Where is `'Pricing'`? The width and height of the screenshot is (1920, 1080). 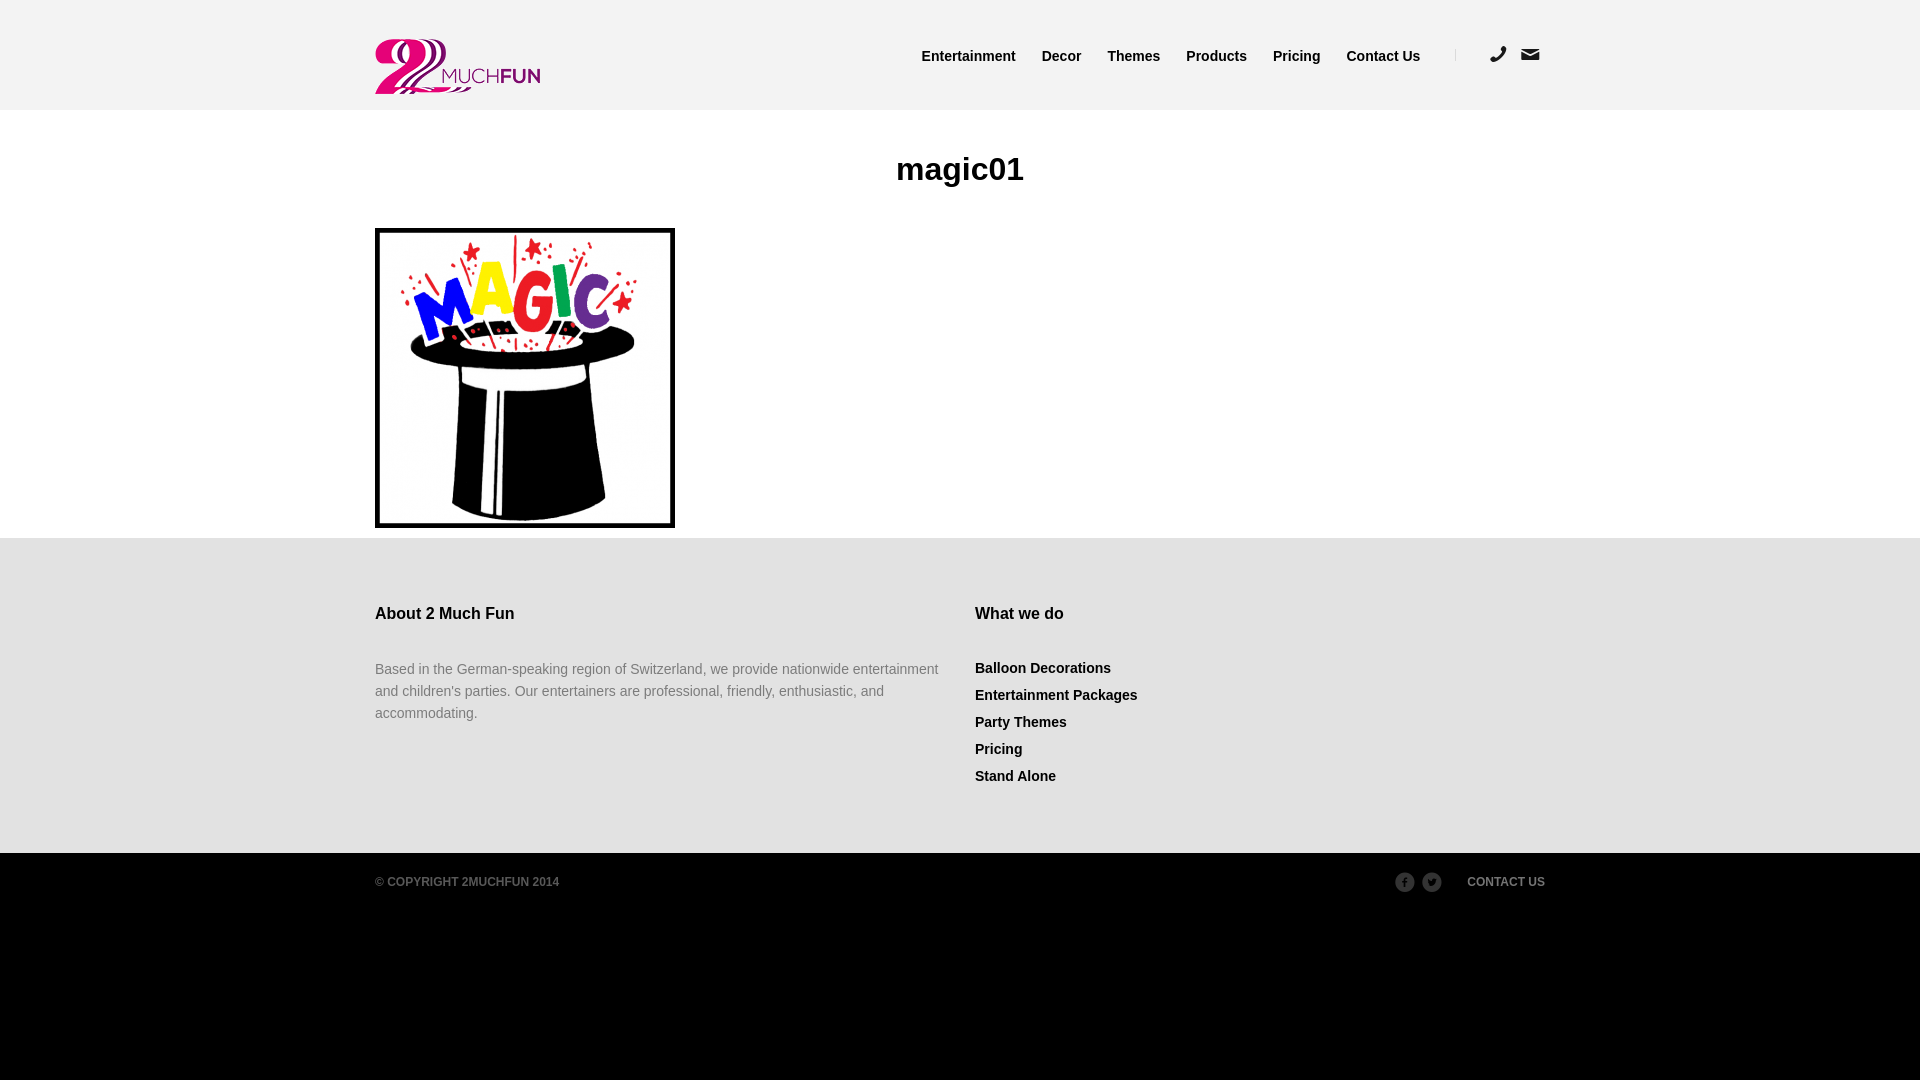 'Pricing' is located at coordinates (974, 748).